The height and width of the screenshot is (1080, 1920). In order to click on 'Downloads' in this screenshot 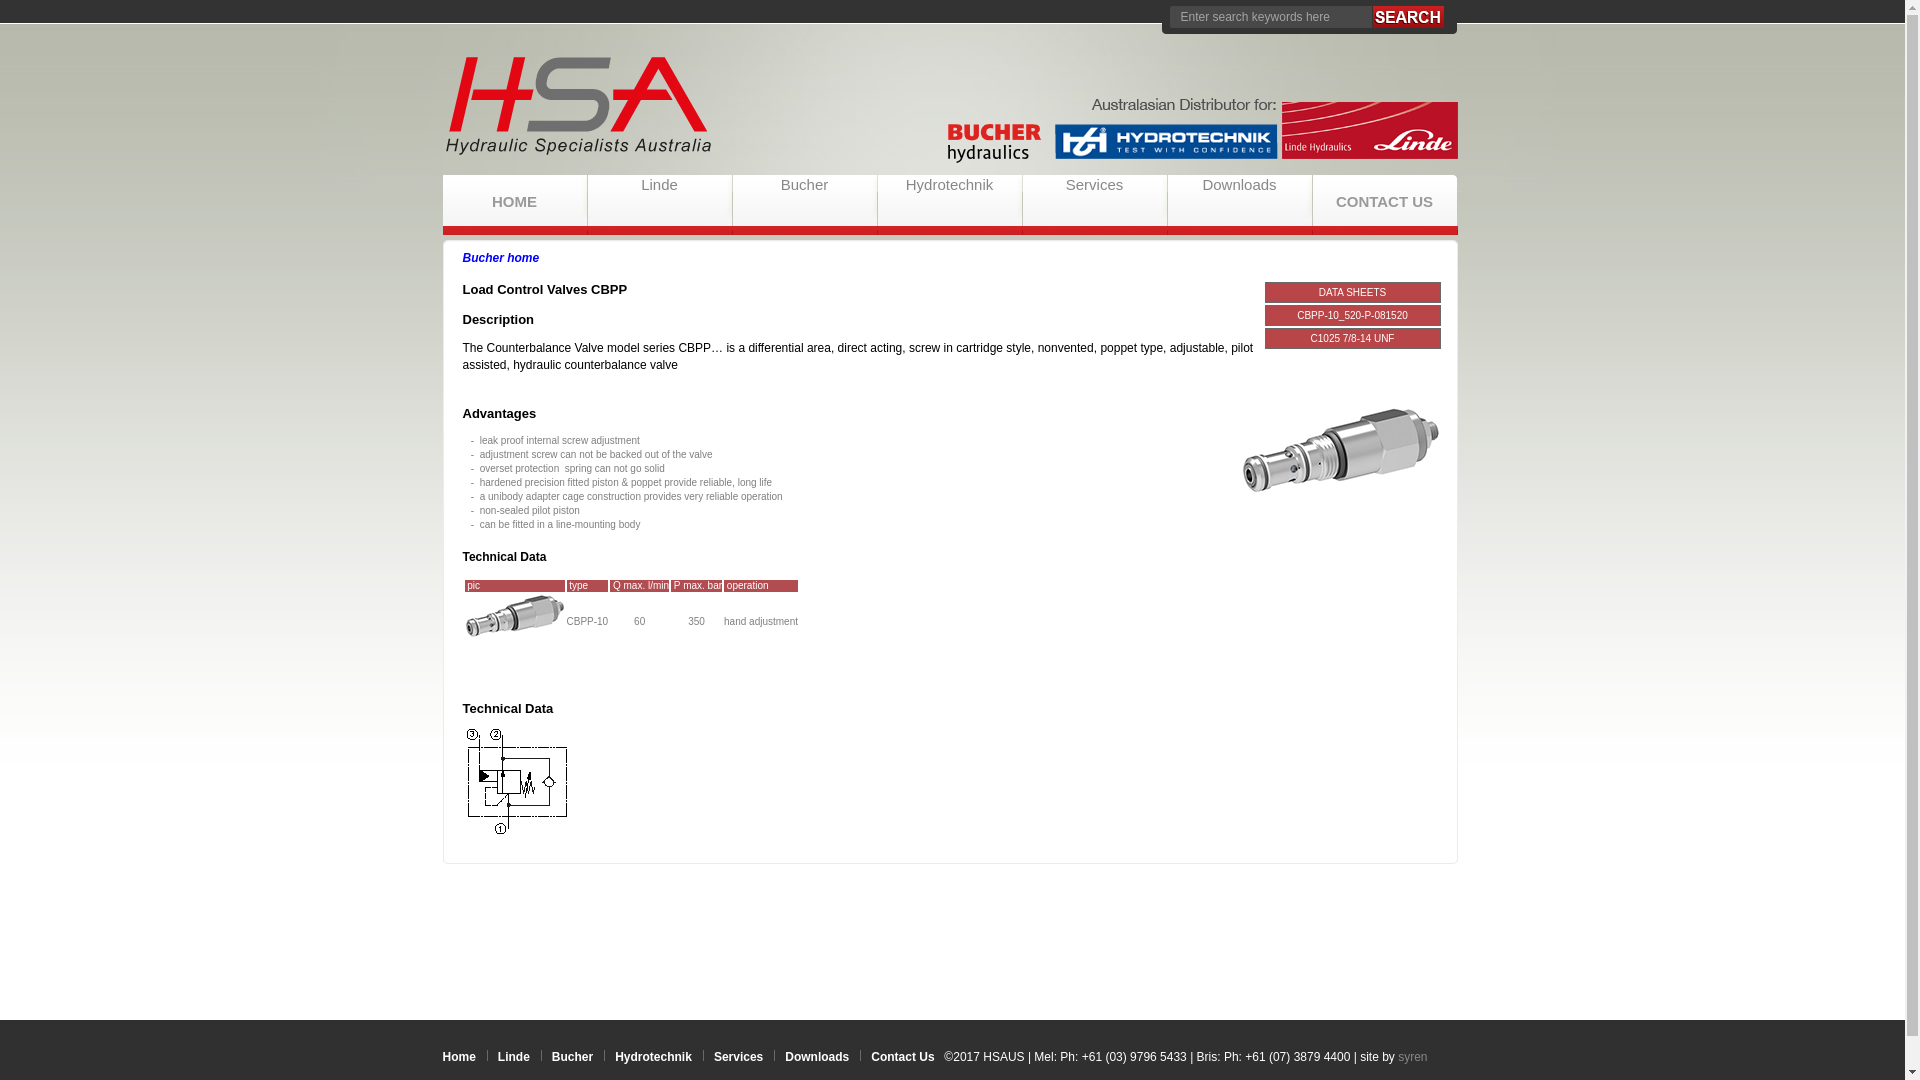, I will do `click(1237, 184)`.